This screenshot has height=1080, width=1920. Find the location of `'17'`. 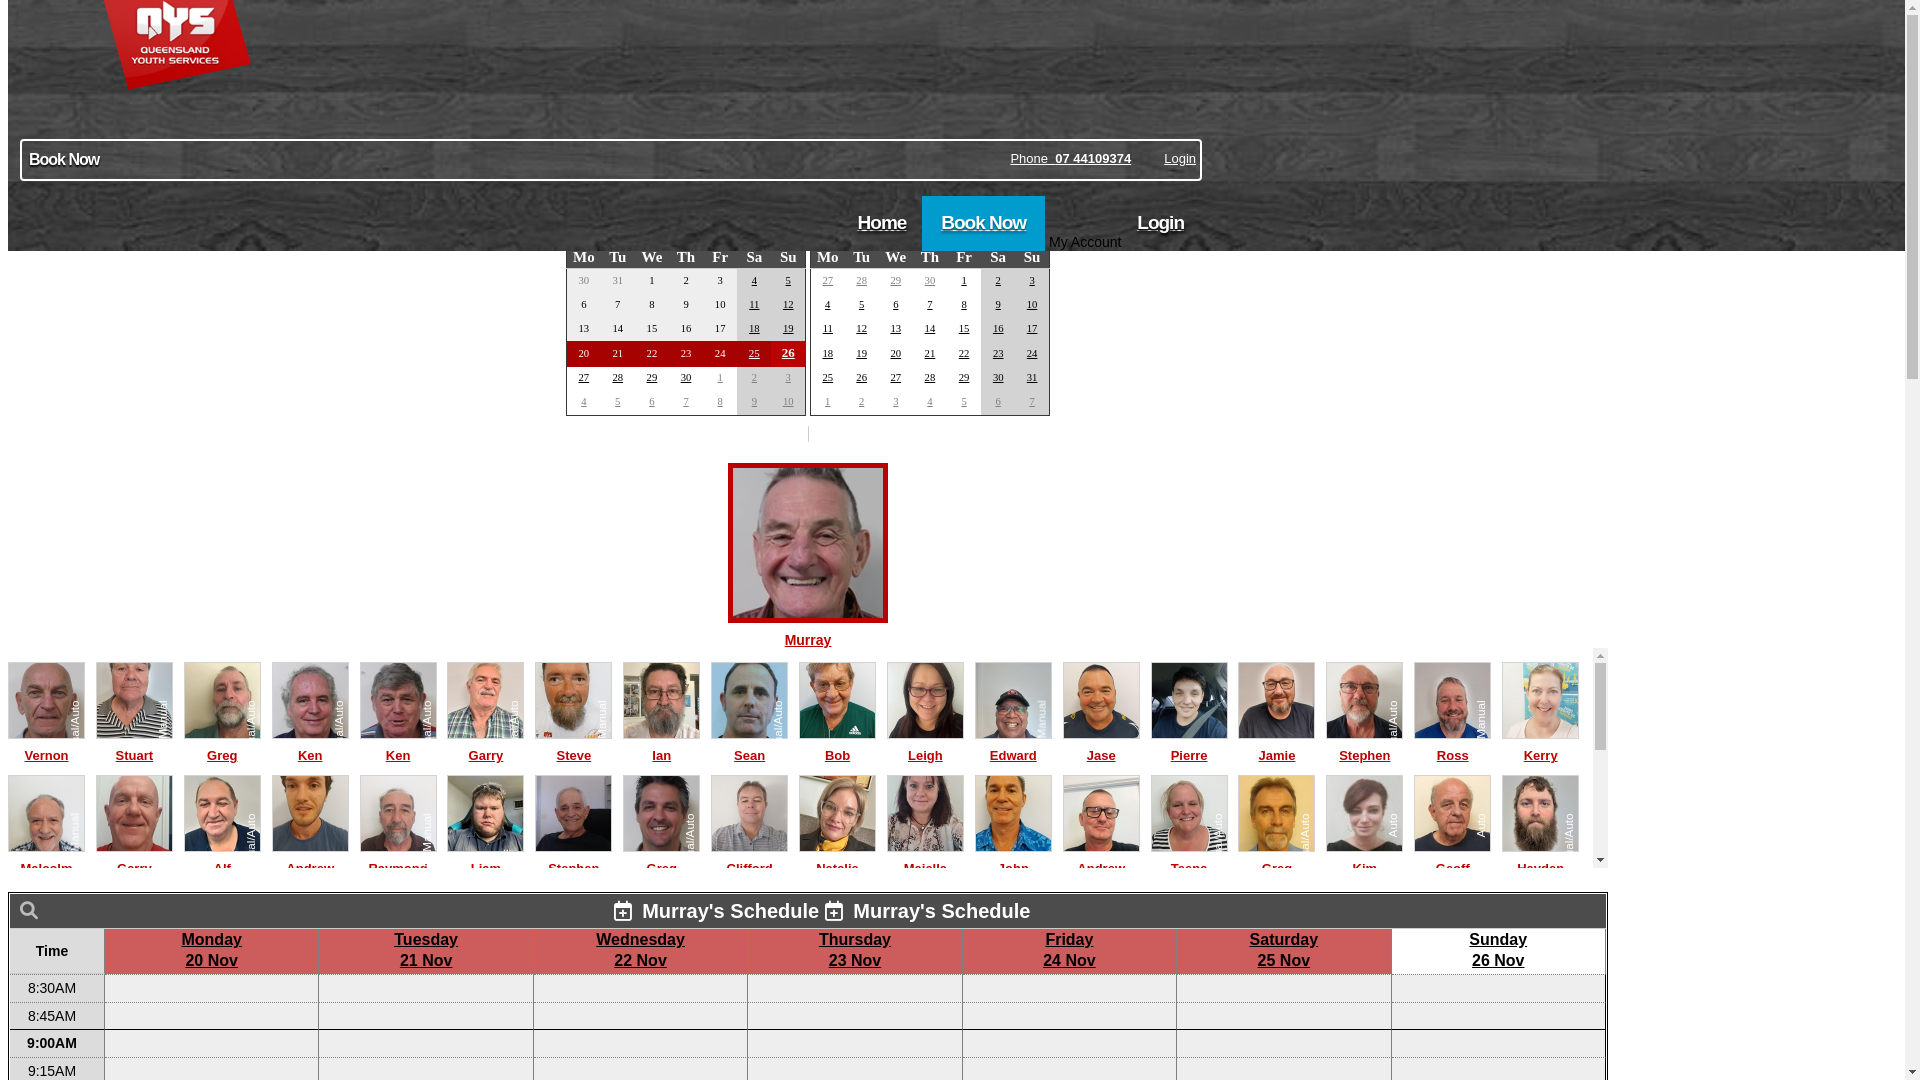

'17' is located at coordinates (1032, 327).